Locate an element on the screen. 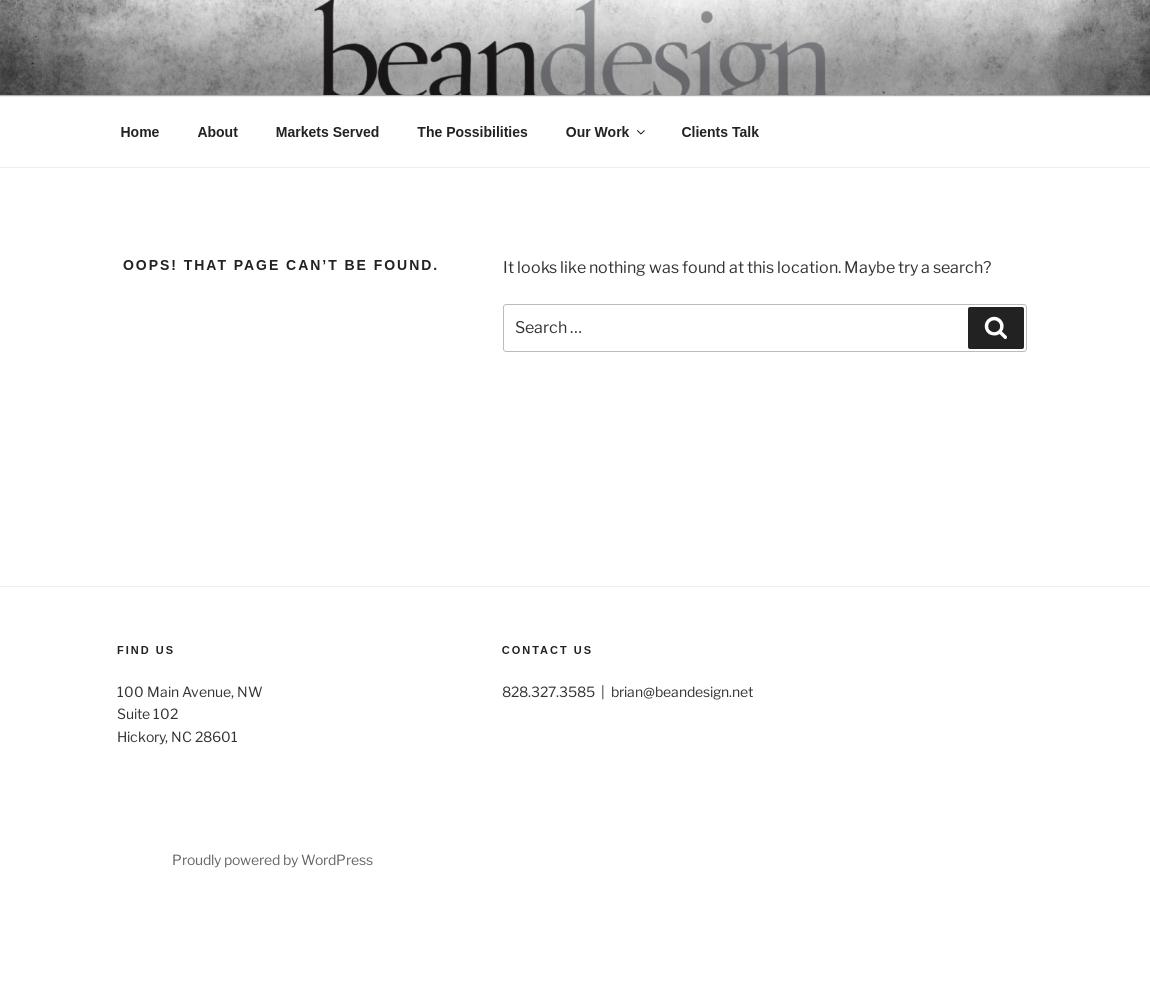  'Markets Served' is located at coordinates (326, 131).